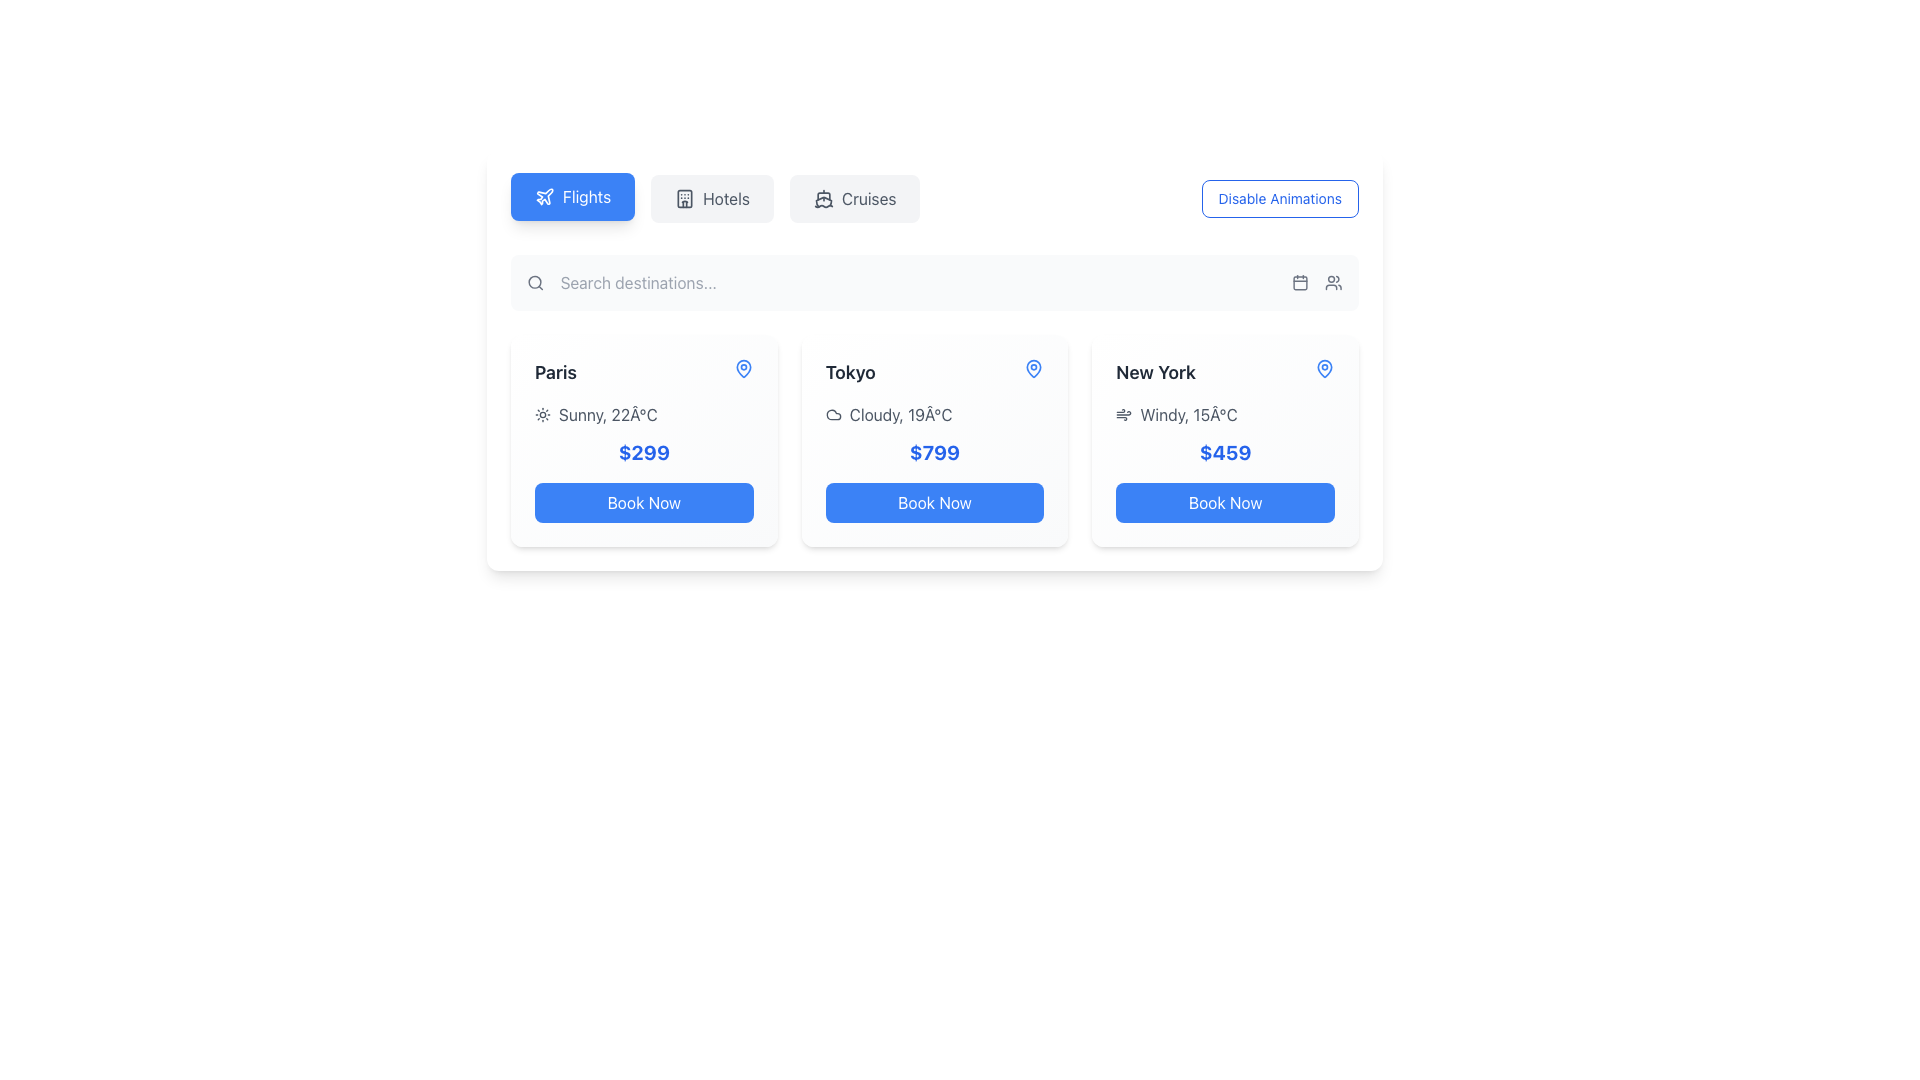 This screenshot has height=1080, width=1920. Describe the element at coordinates (685, 199) in the screenshot. I see `the 'Hotels' icon in the navigation menu, located to the left of the 'Cruises' option` at that location.